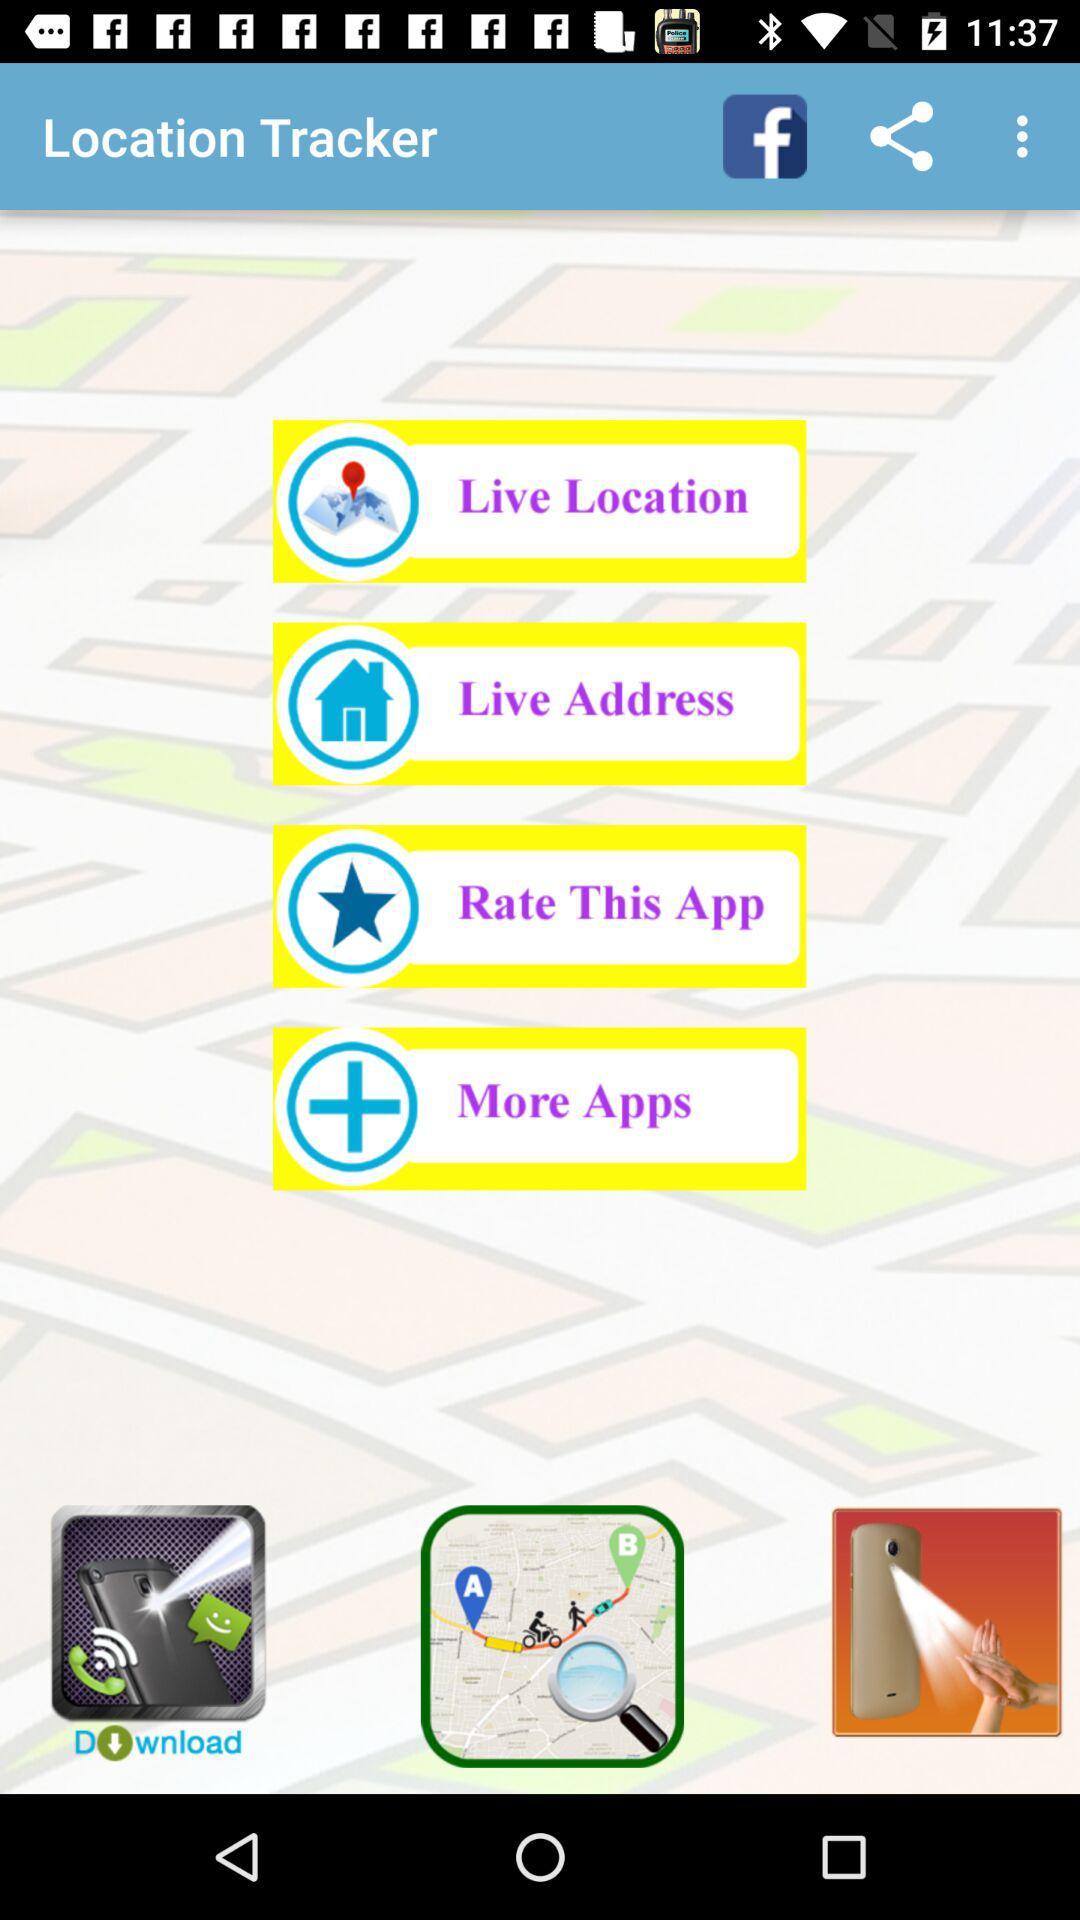  I want to click on download option, so click(143, 1623).